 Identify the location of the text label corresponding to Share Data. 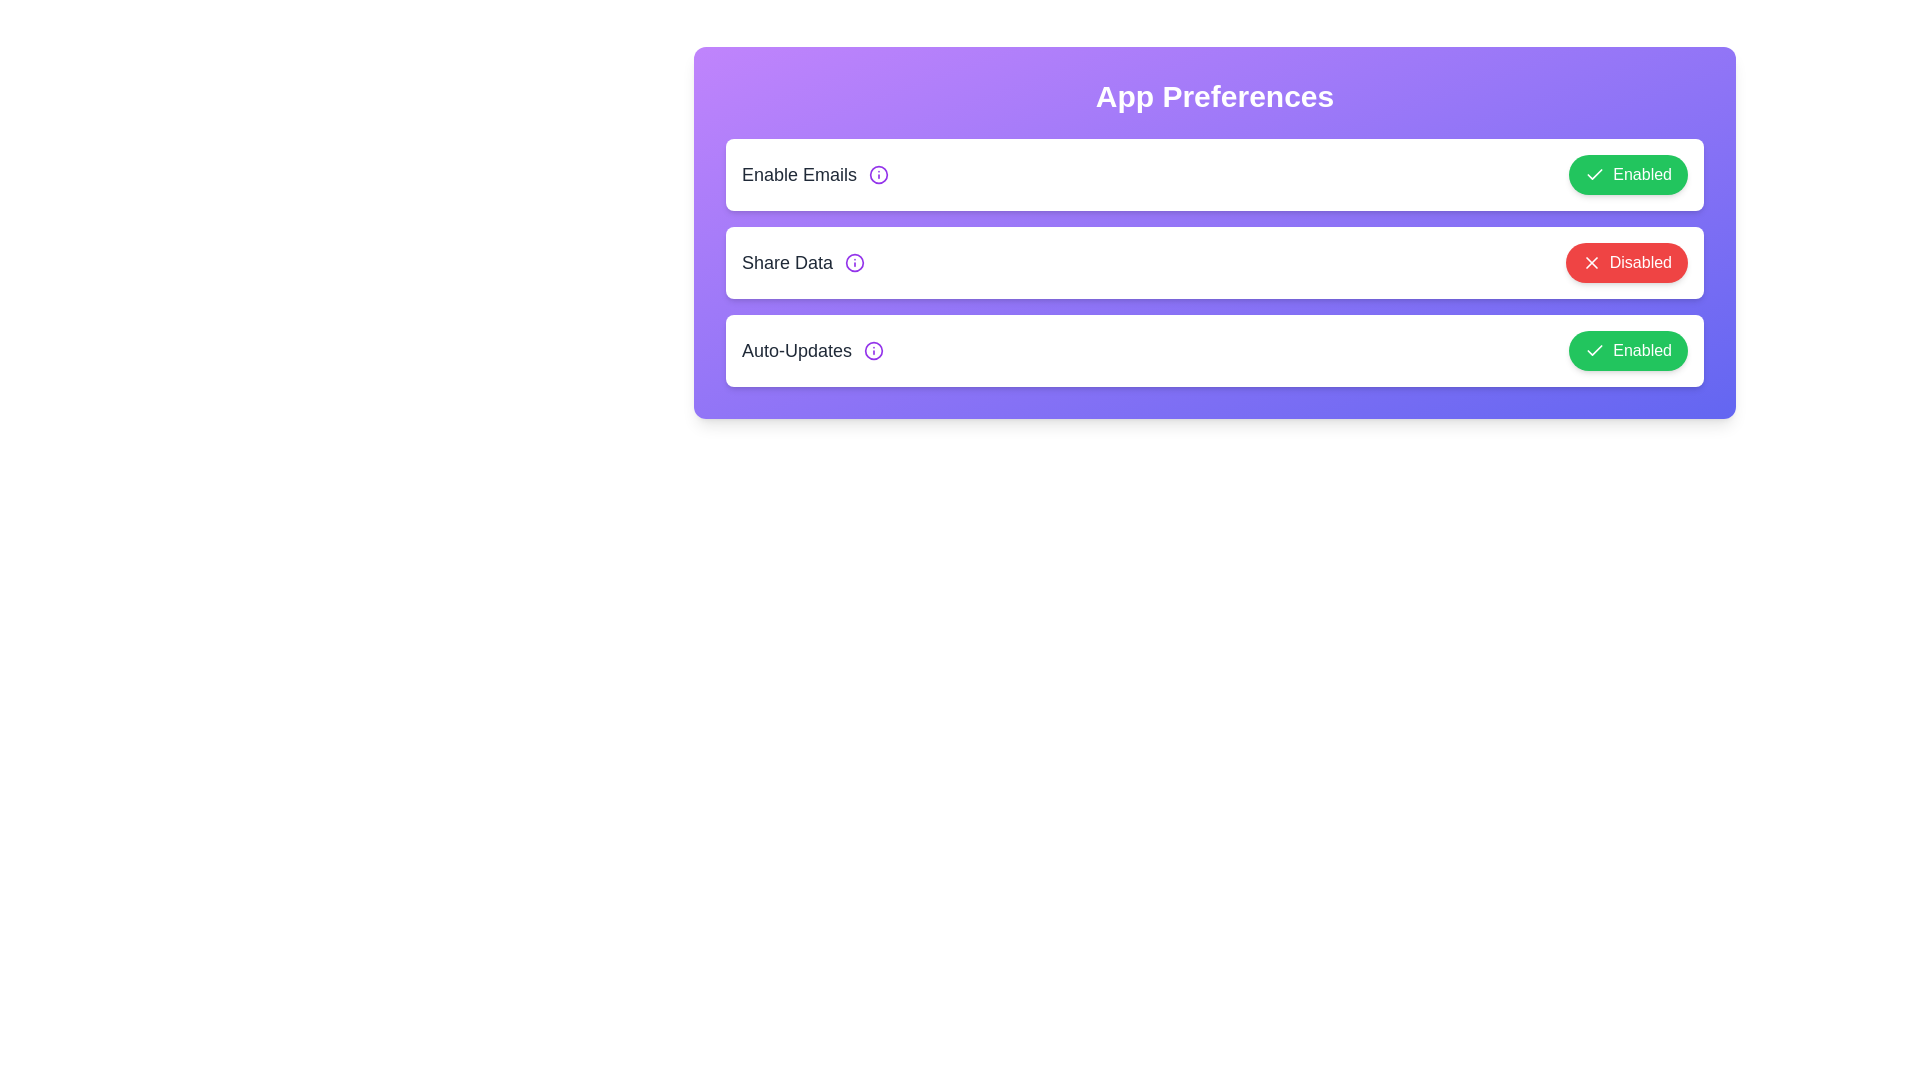
(786, 261).